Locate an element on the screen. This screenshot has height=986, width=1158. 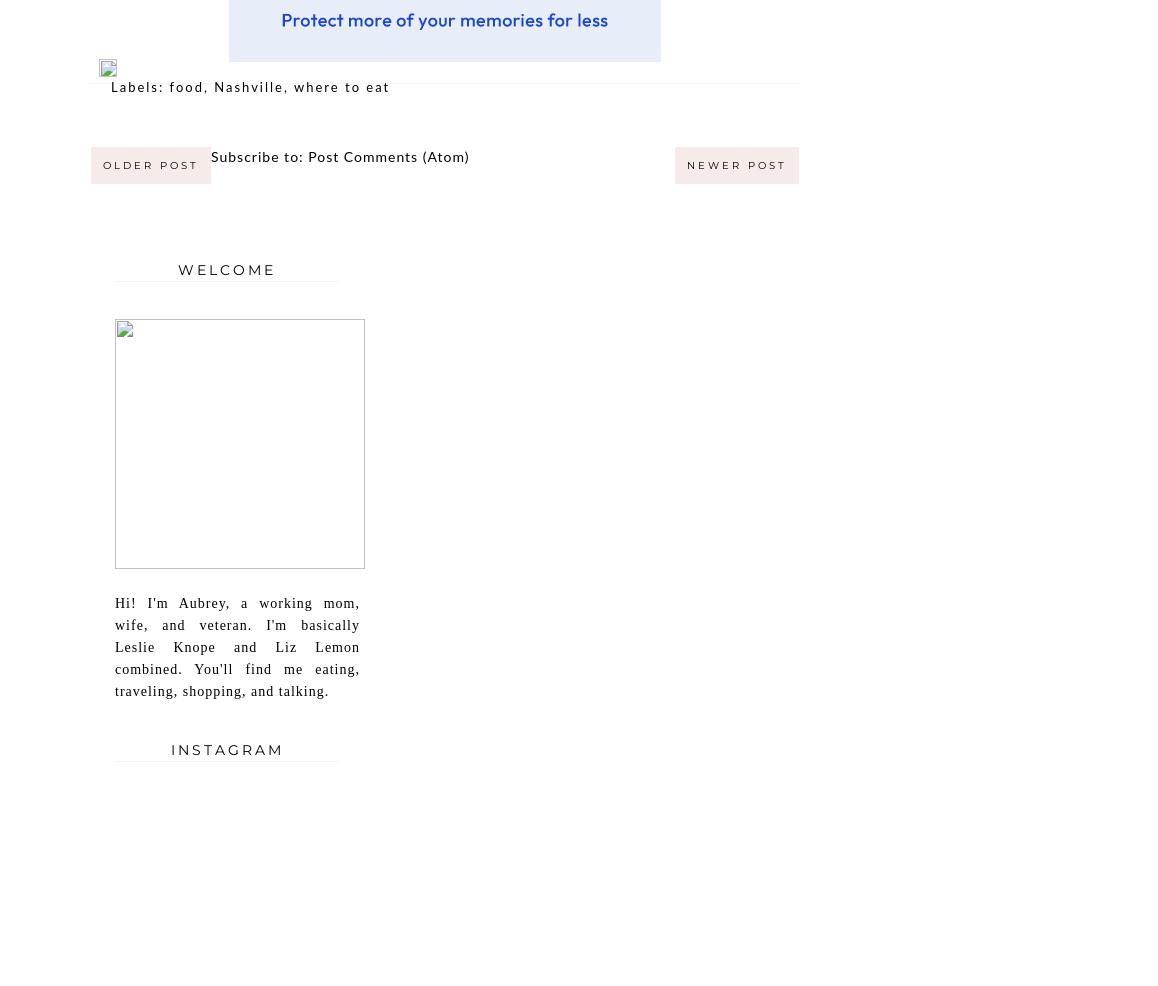
'Welcome' is located at coordinates (177, 268).